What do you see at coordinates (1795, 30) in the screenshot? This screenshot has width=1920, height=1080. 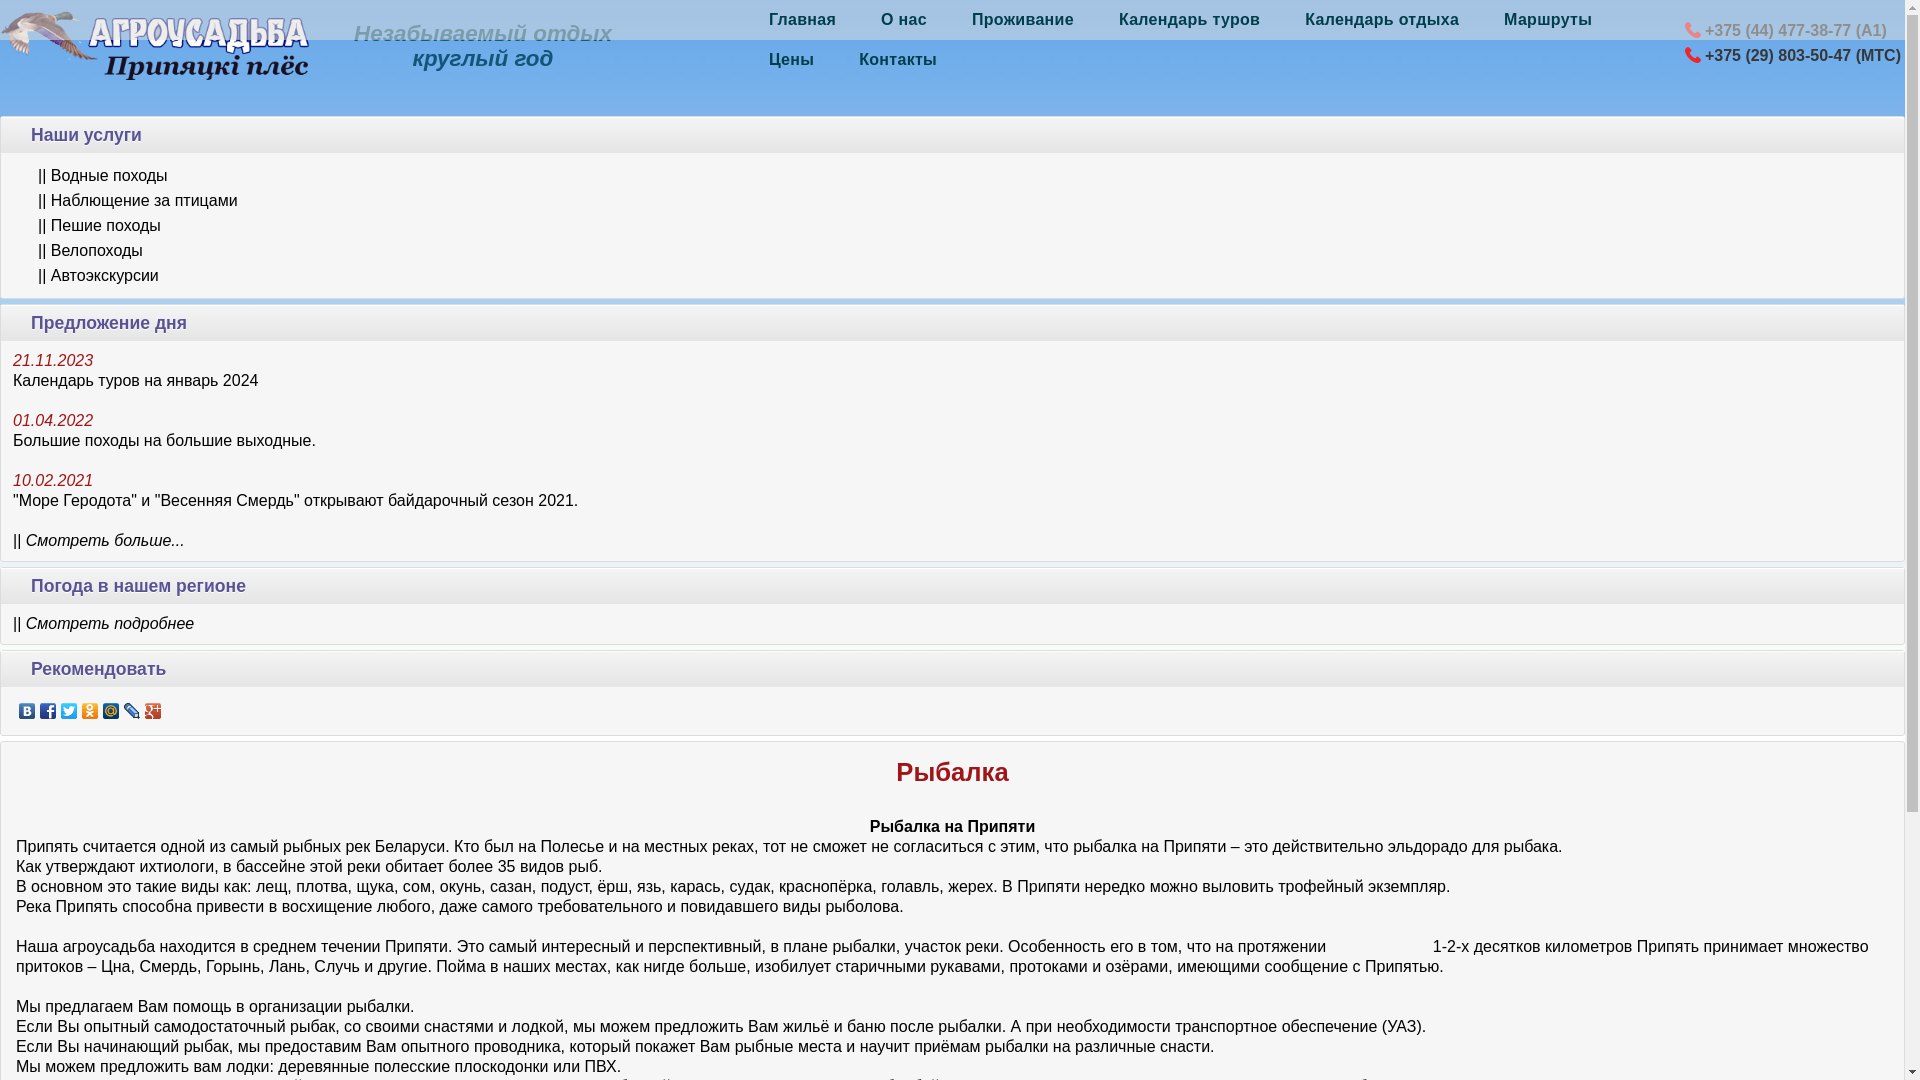 I see `'+375 (44) 477-38-77 (A1)'` at bounding box center [1795, 30].